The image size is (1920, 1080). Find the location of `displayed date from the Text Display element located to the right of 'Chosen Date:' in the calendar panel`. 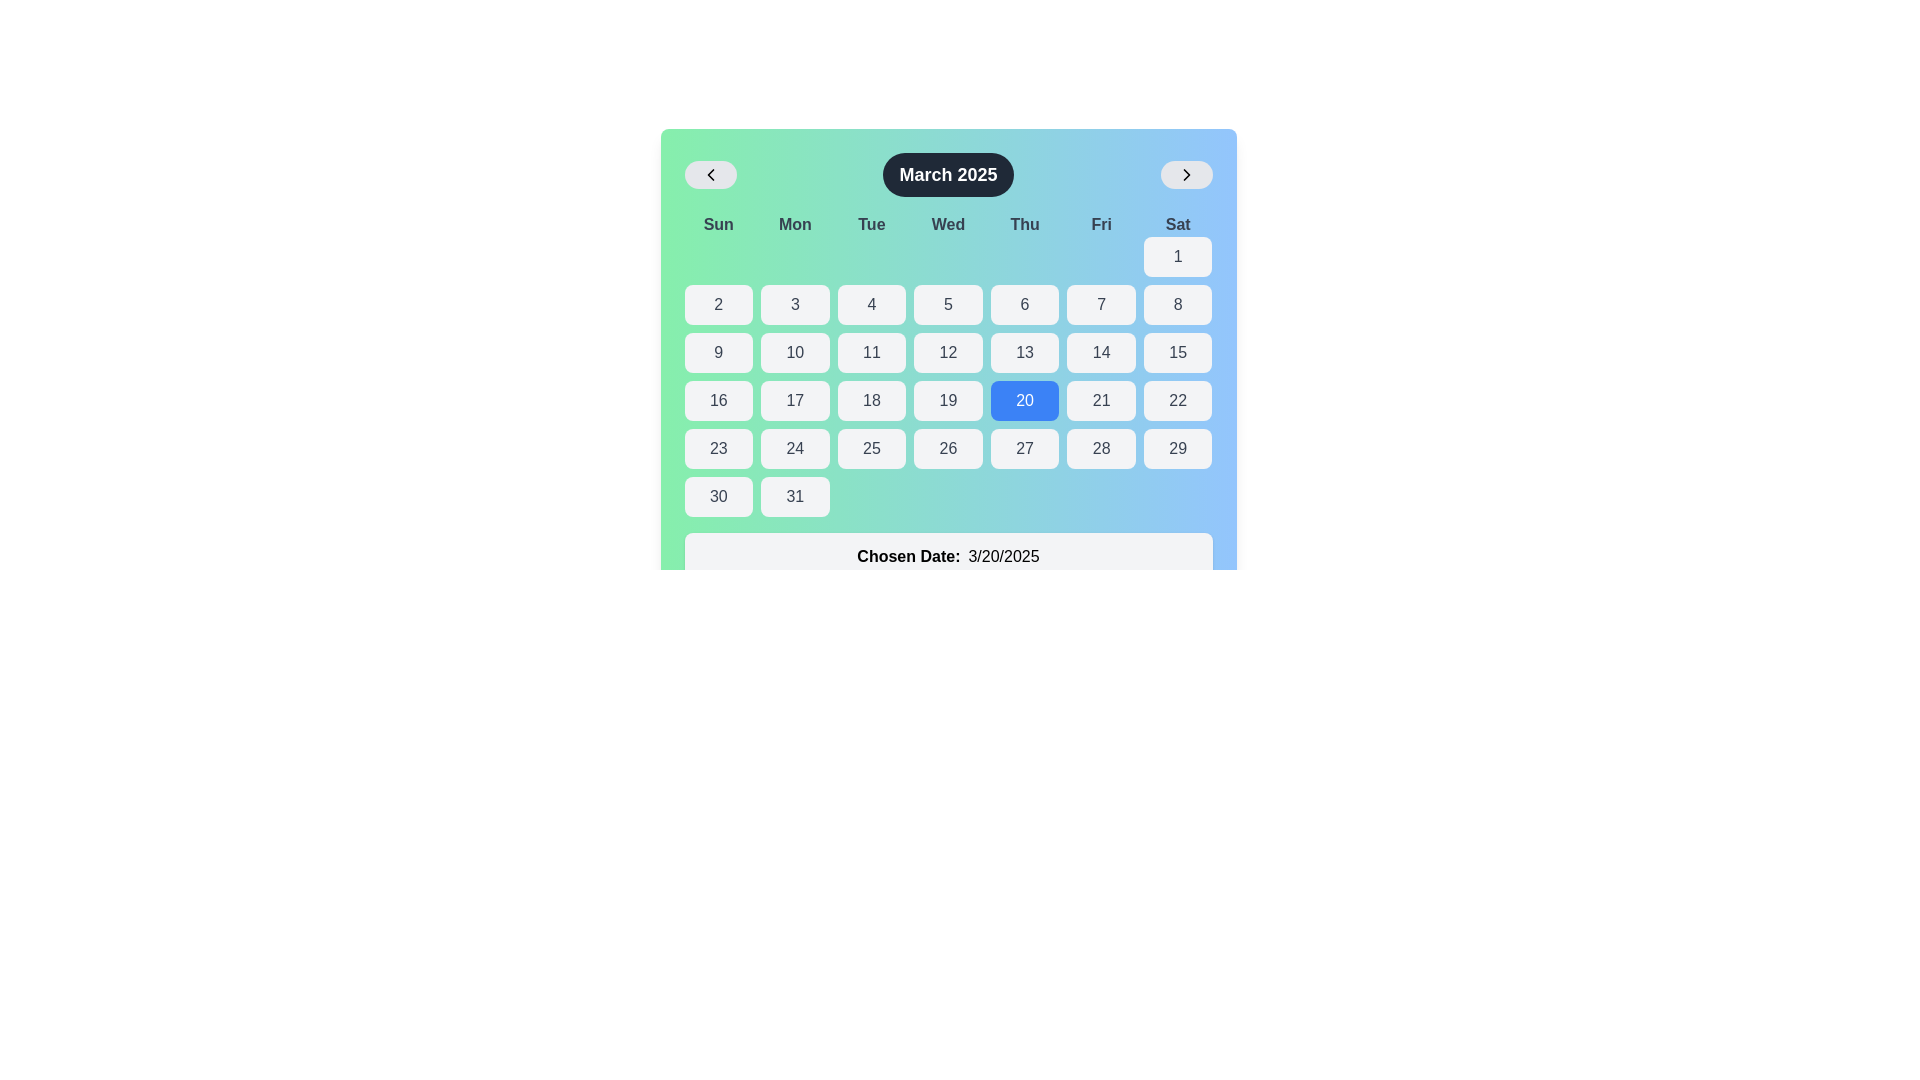

displayed date from the Text Display element located to the right of 'Chosen Date:' in the calendar panel is located at coordinates (1003, 556).